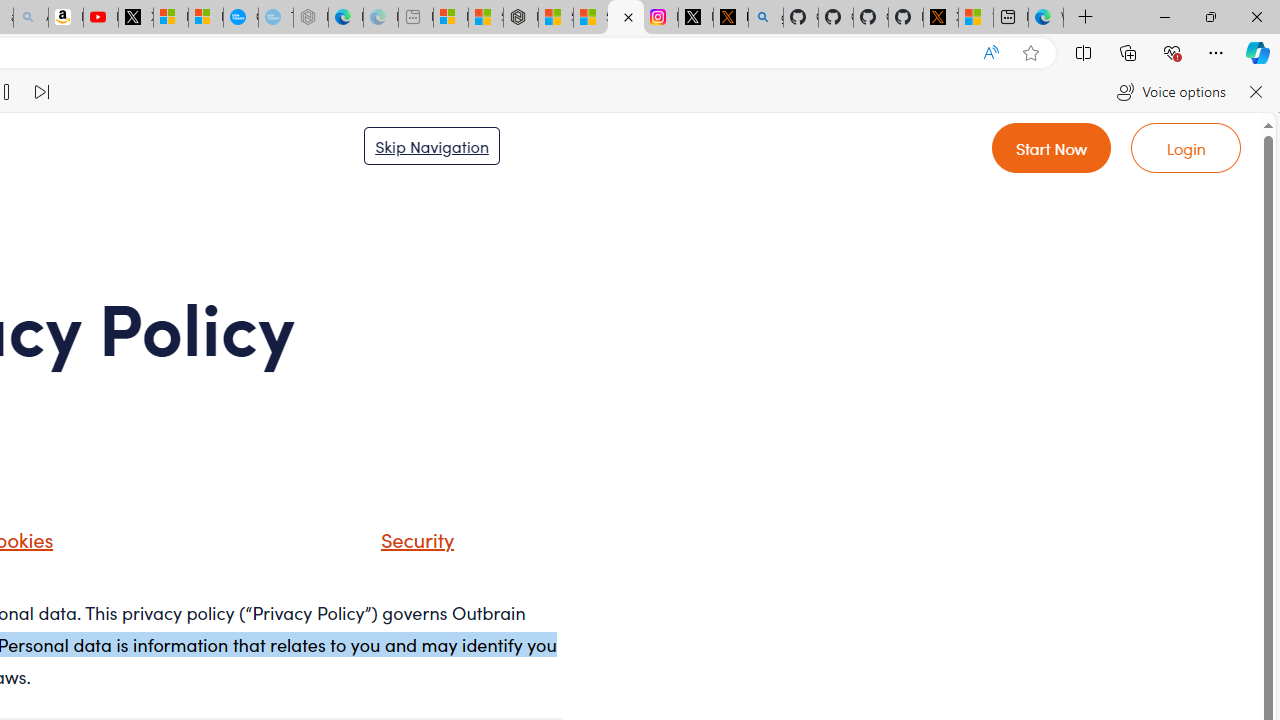 The width and height of the screenshot is (1280, 720). I want to click on 'Nordace - Nordace has arrived Hong Kong - Sleeping', so click(310, 17).